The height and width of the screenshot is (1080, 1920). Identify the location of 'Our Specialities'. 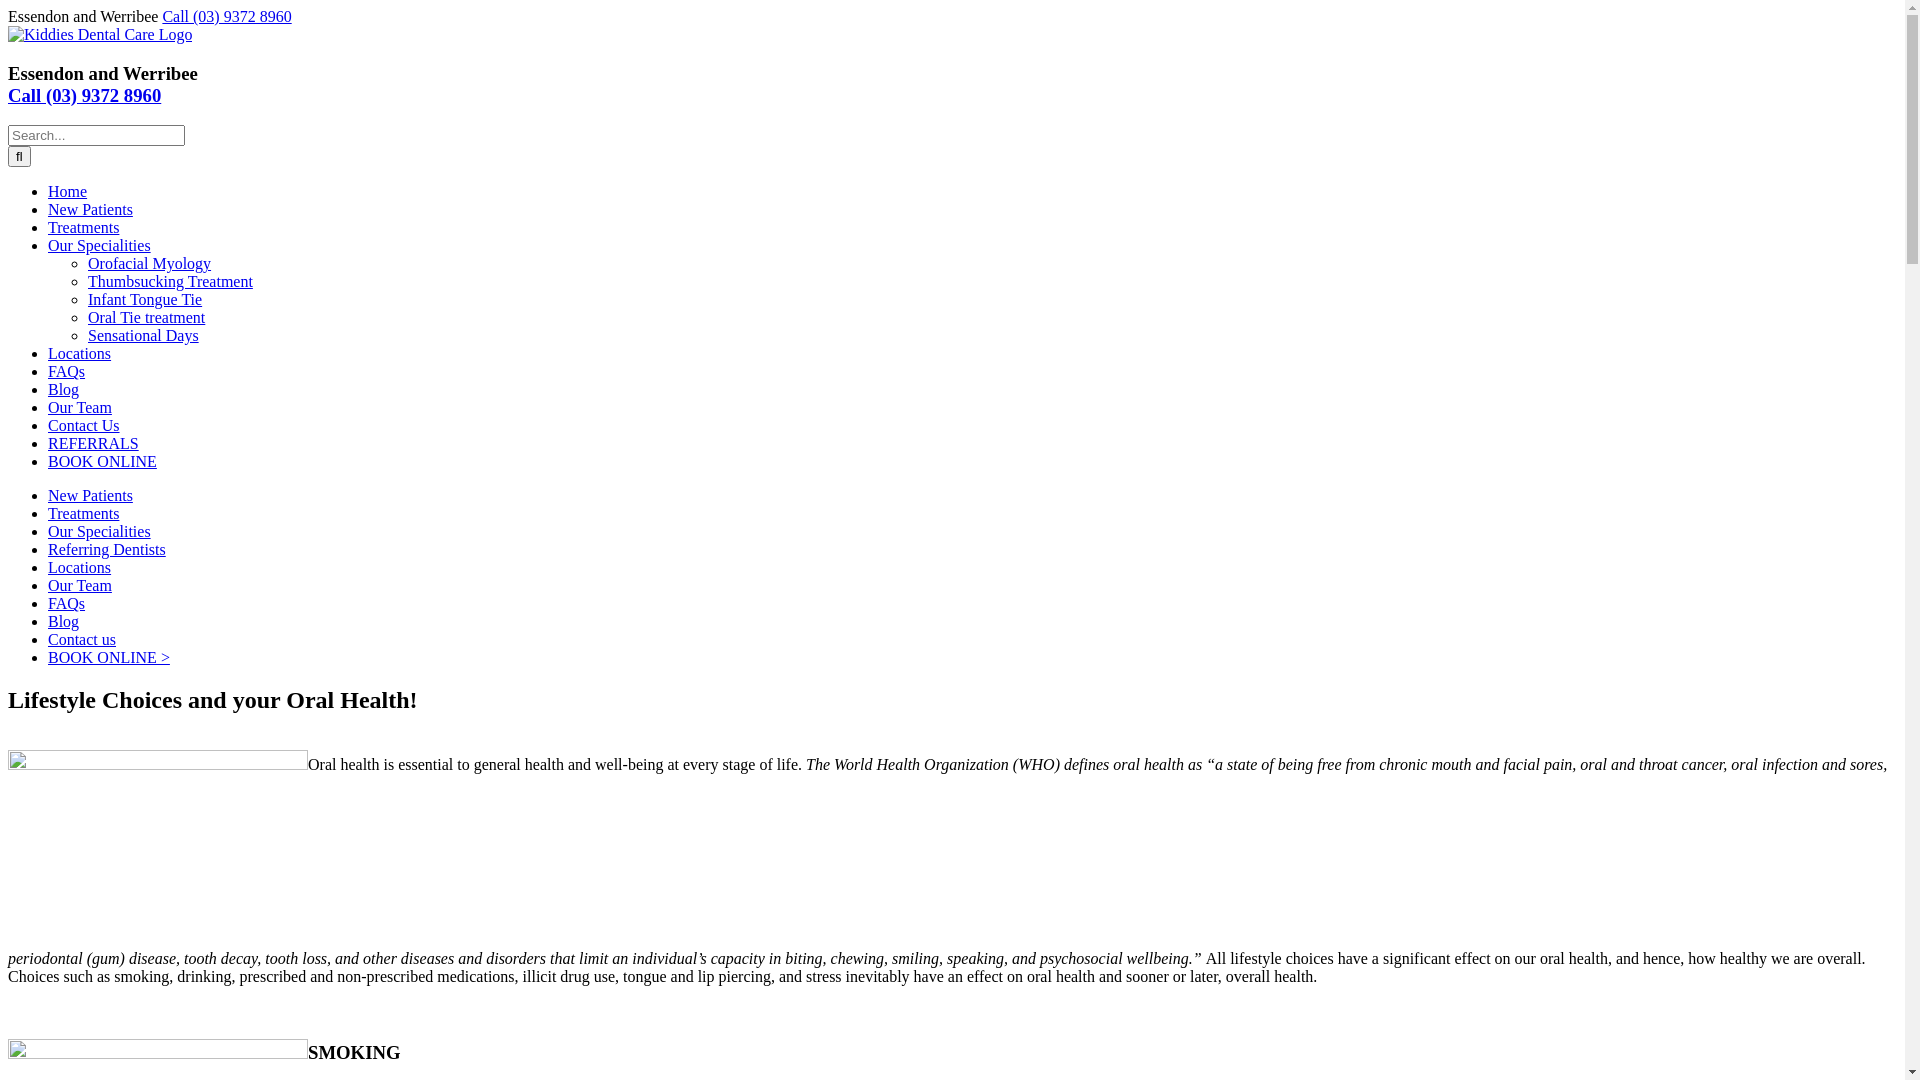
(98, 530).